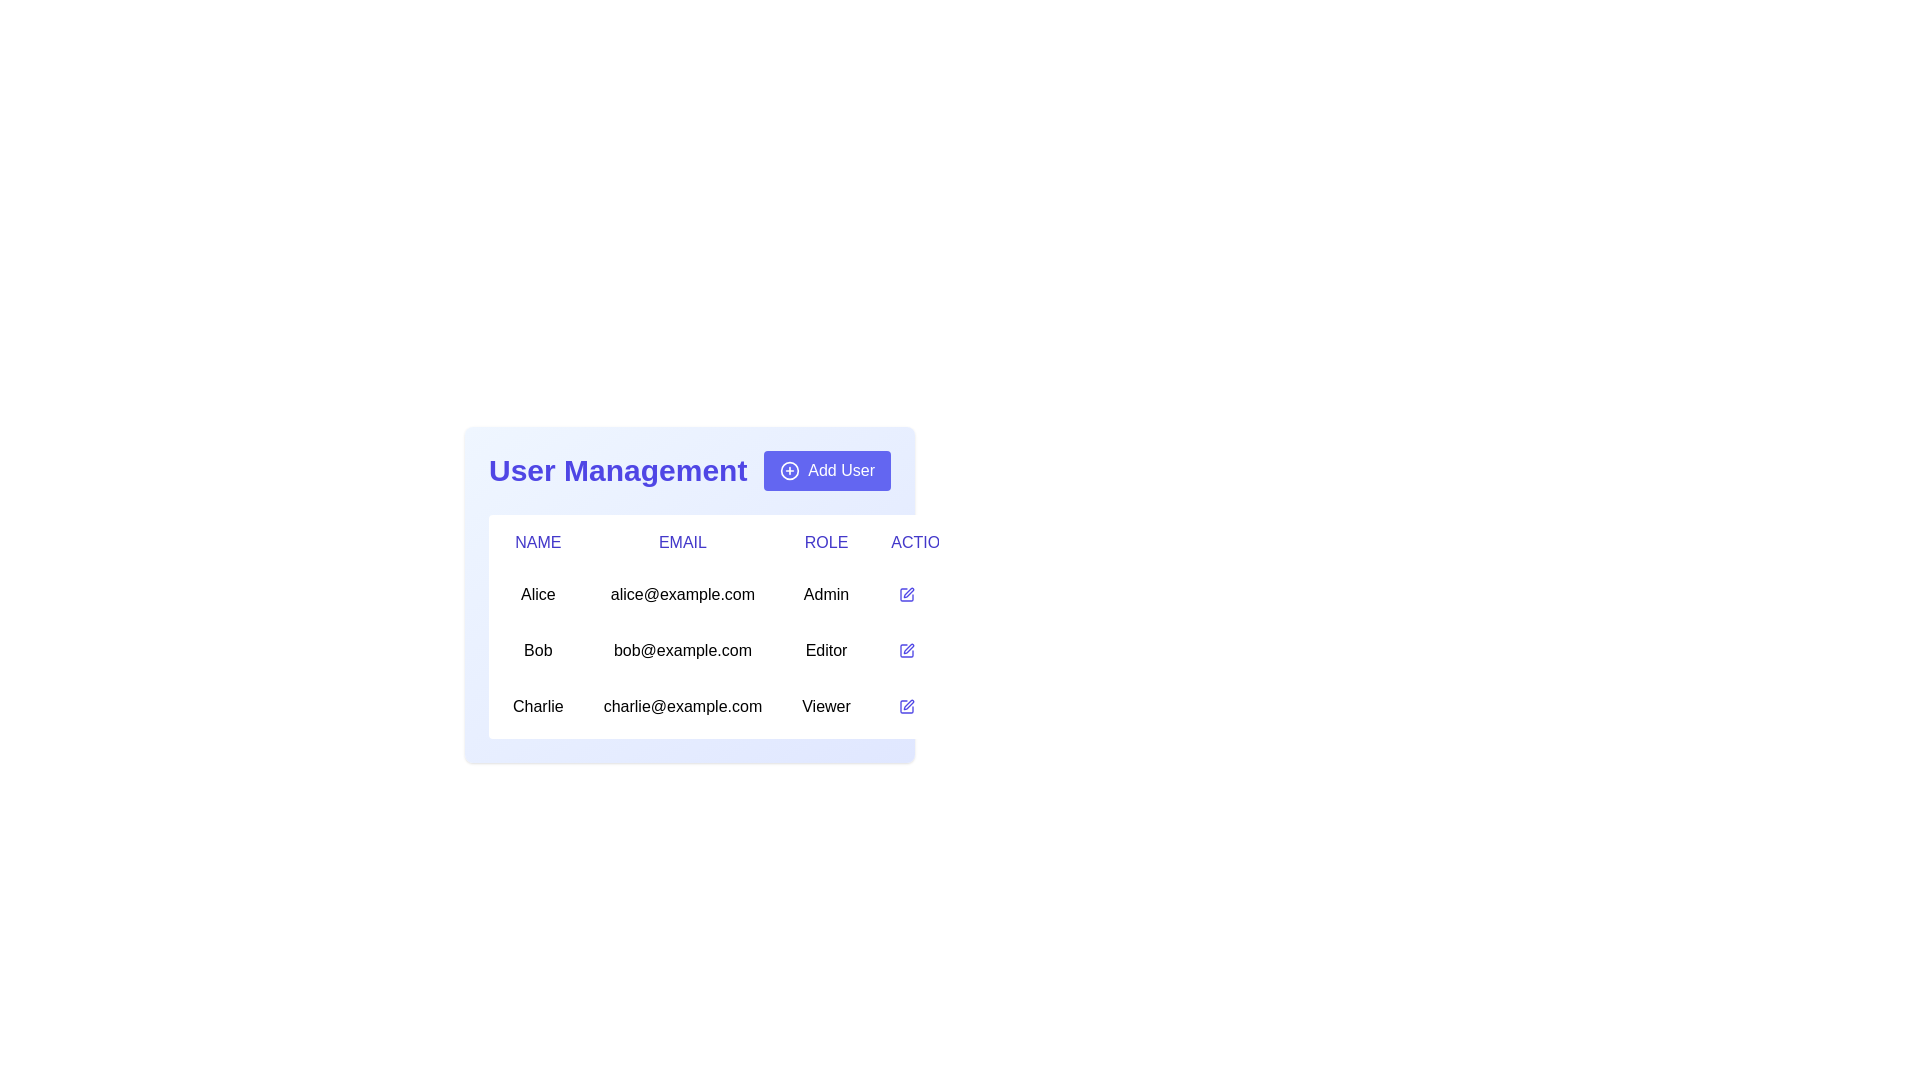 This screenshot has height=1080, width=1920. What do you see at coordinates (945, 705) in the screenshot?
I see `the delete button associated with user 'Charlie' located in the bottommost row of the 'Actions' column in the user management table` at bounding box center [945, 705].